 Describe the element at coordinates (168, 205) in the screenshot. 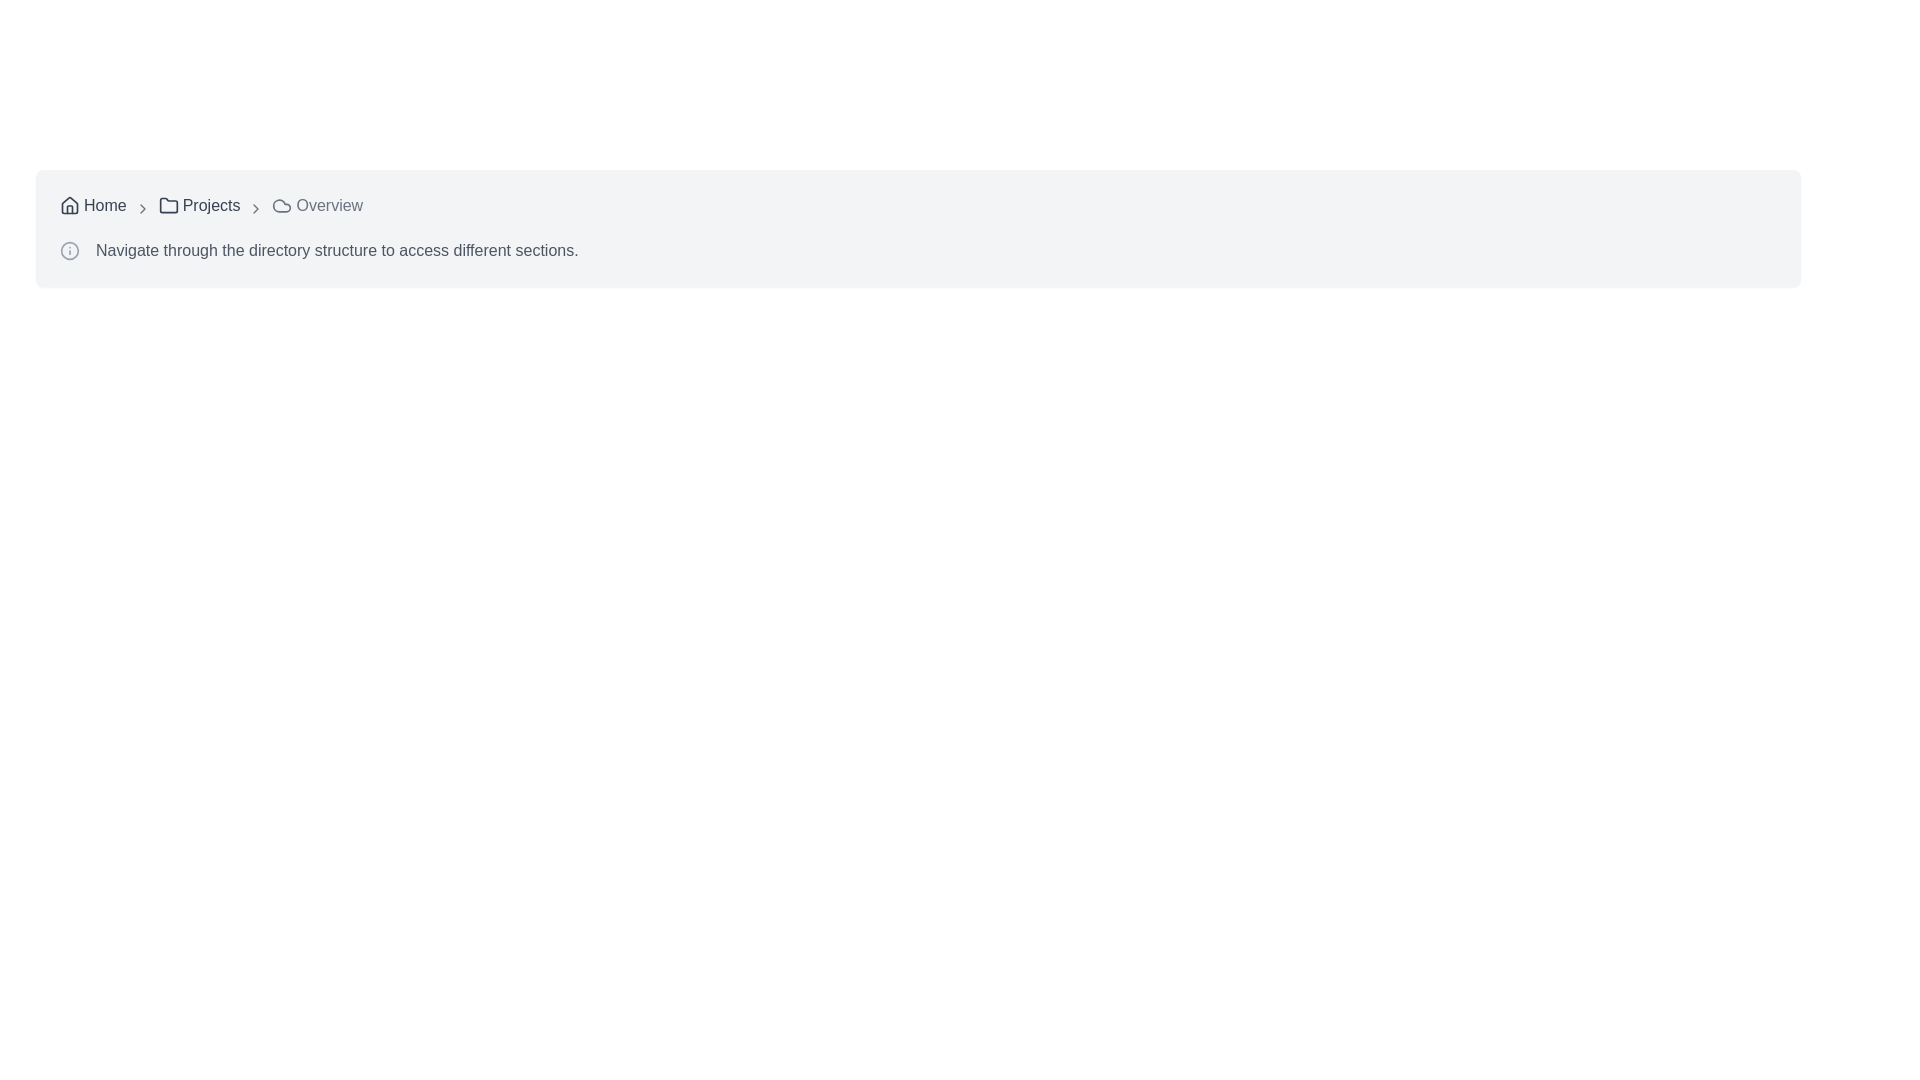

I see `the 'Projects' icon in the breadcrumb navigation bar` at that location.